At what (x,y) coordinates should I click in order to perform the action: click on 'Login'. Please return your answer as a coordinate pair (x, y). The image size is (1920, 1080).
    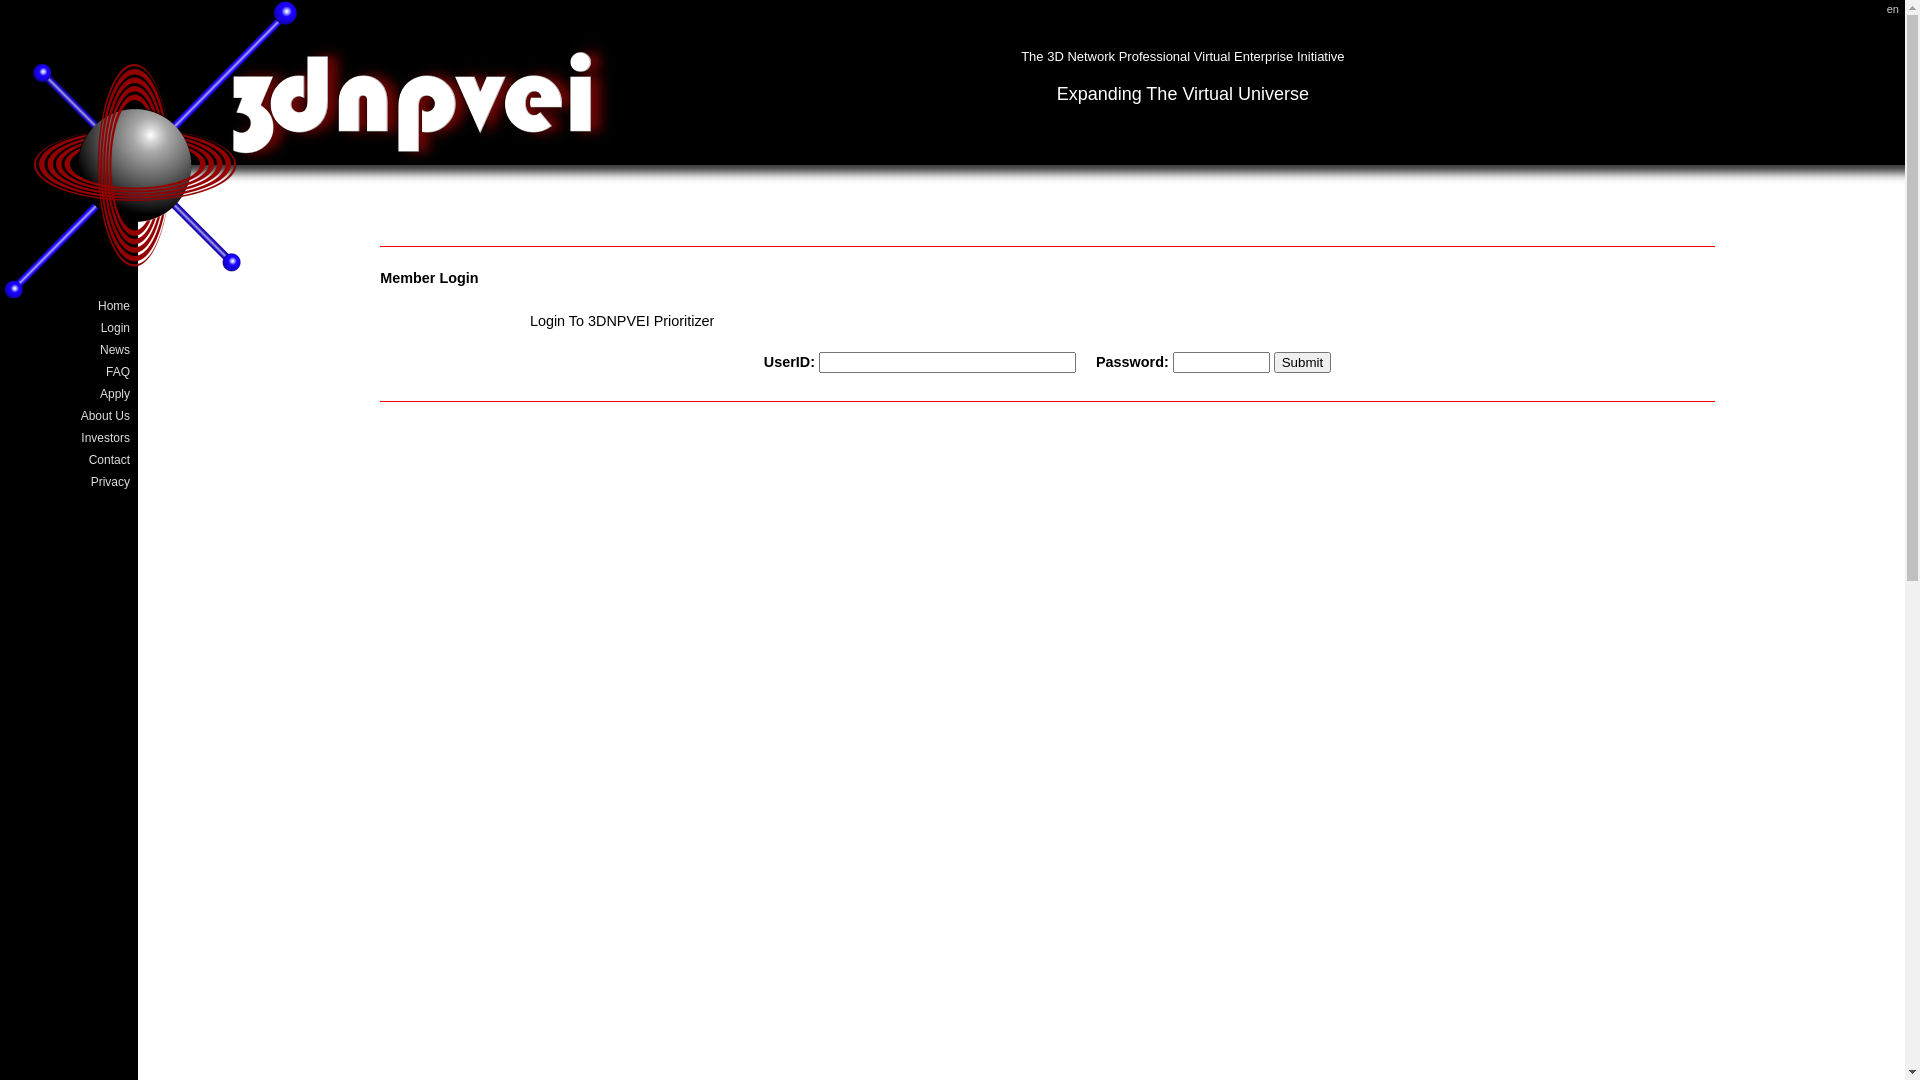
    Looking at the image, I should click on (70, 326).